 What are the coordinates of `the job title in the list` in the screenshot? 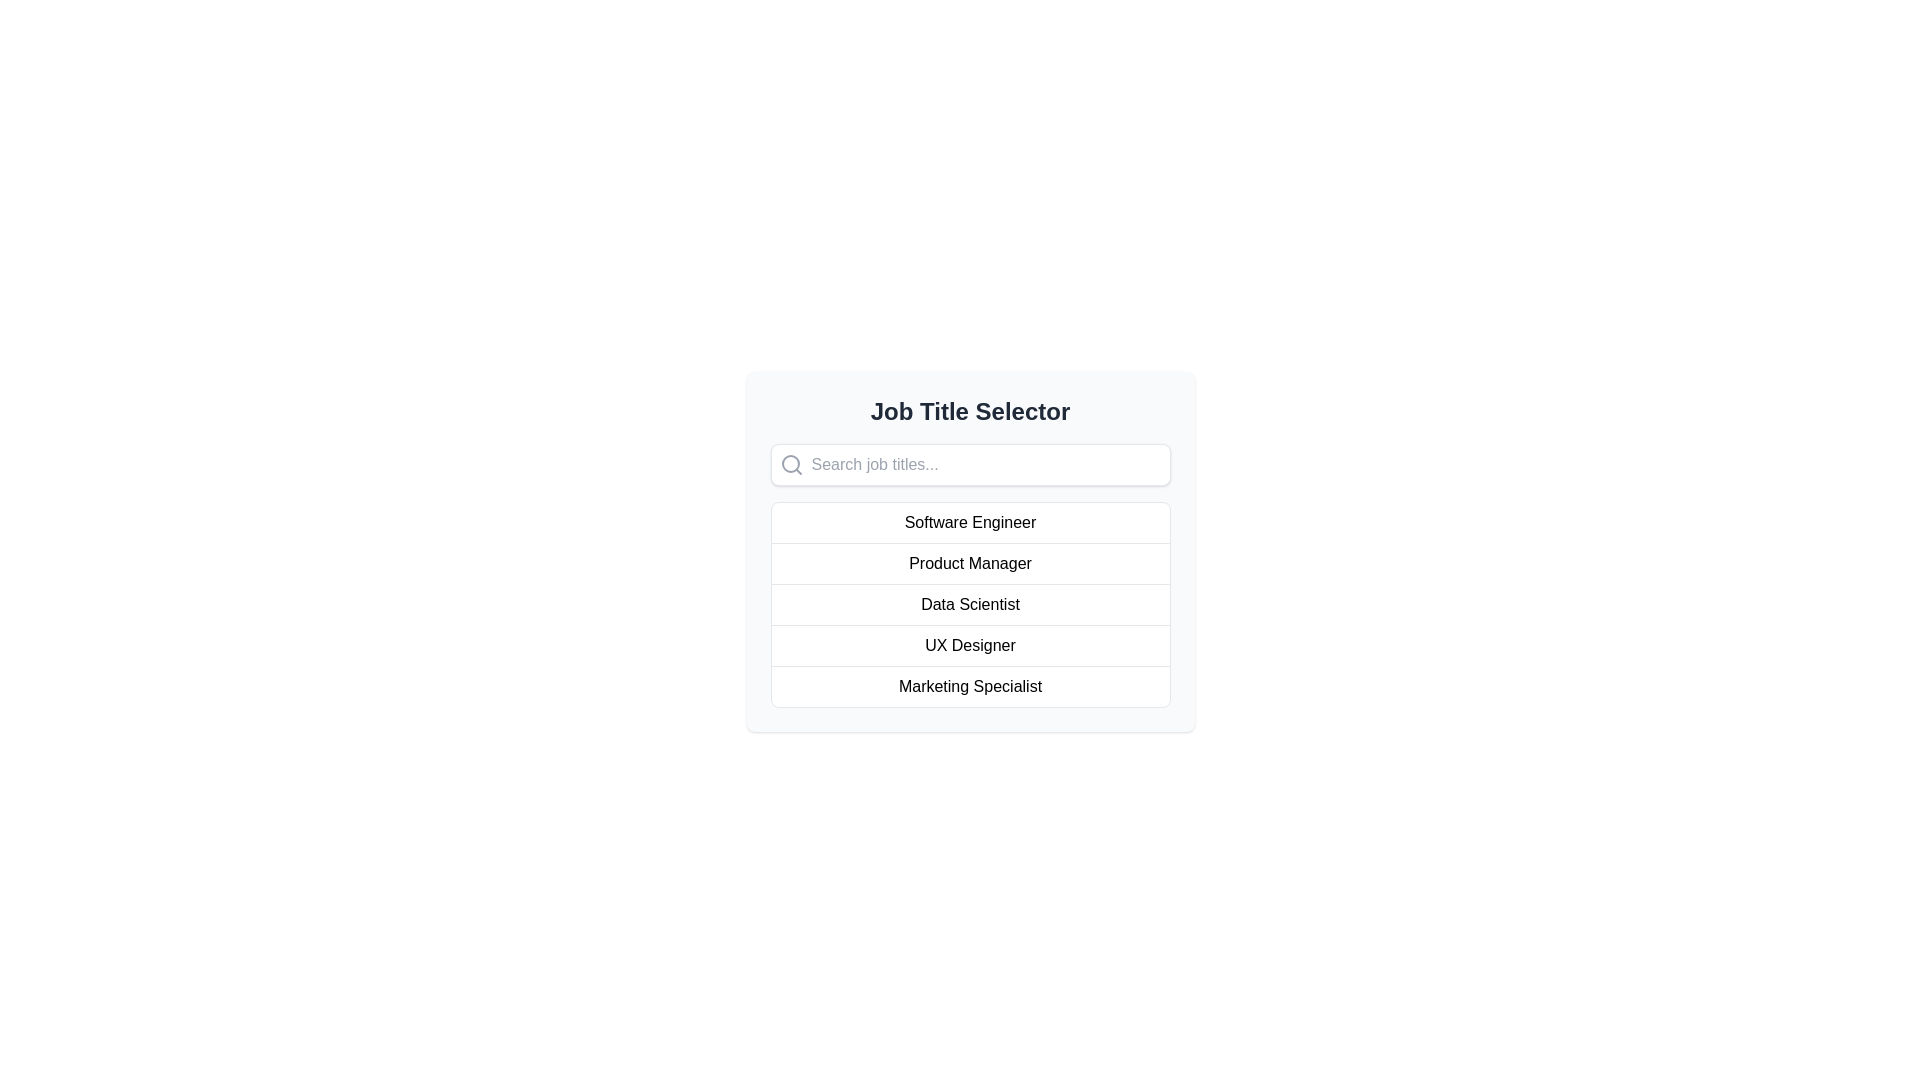 It's located at (970, 604).